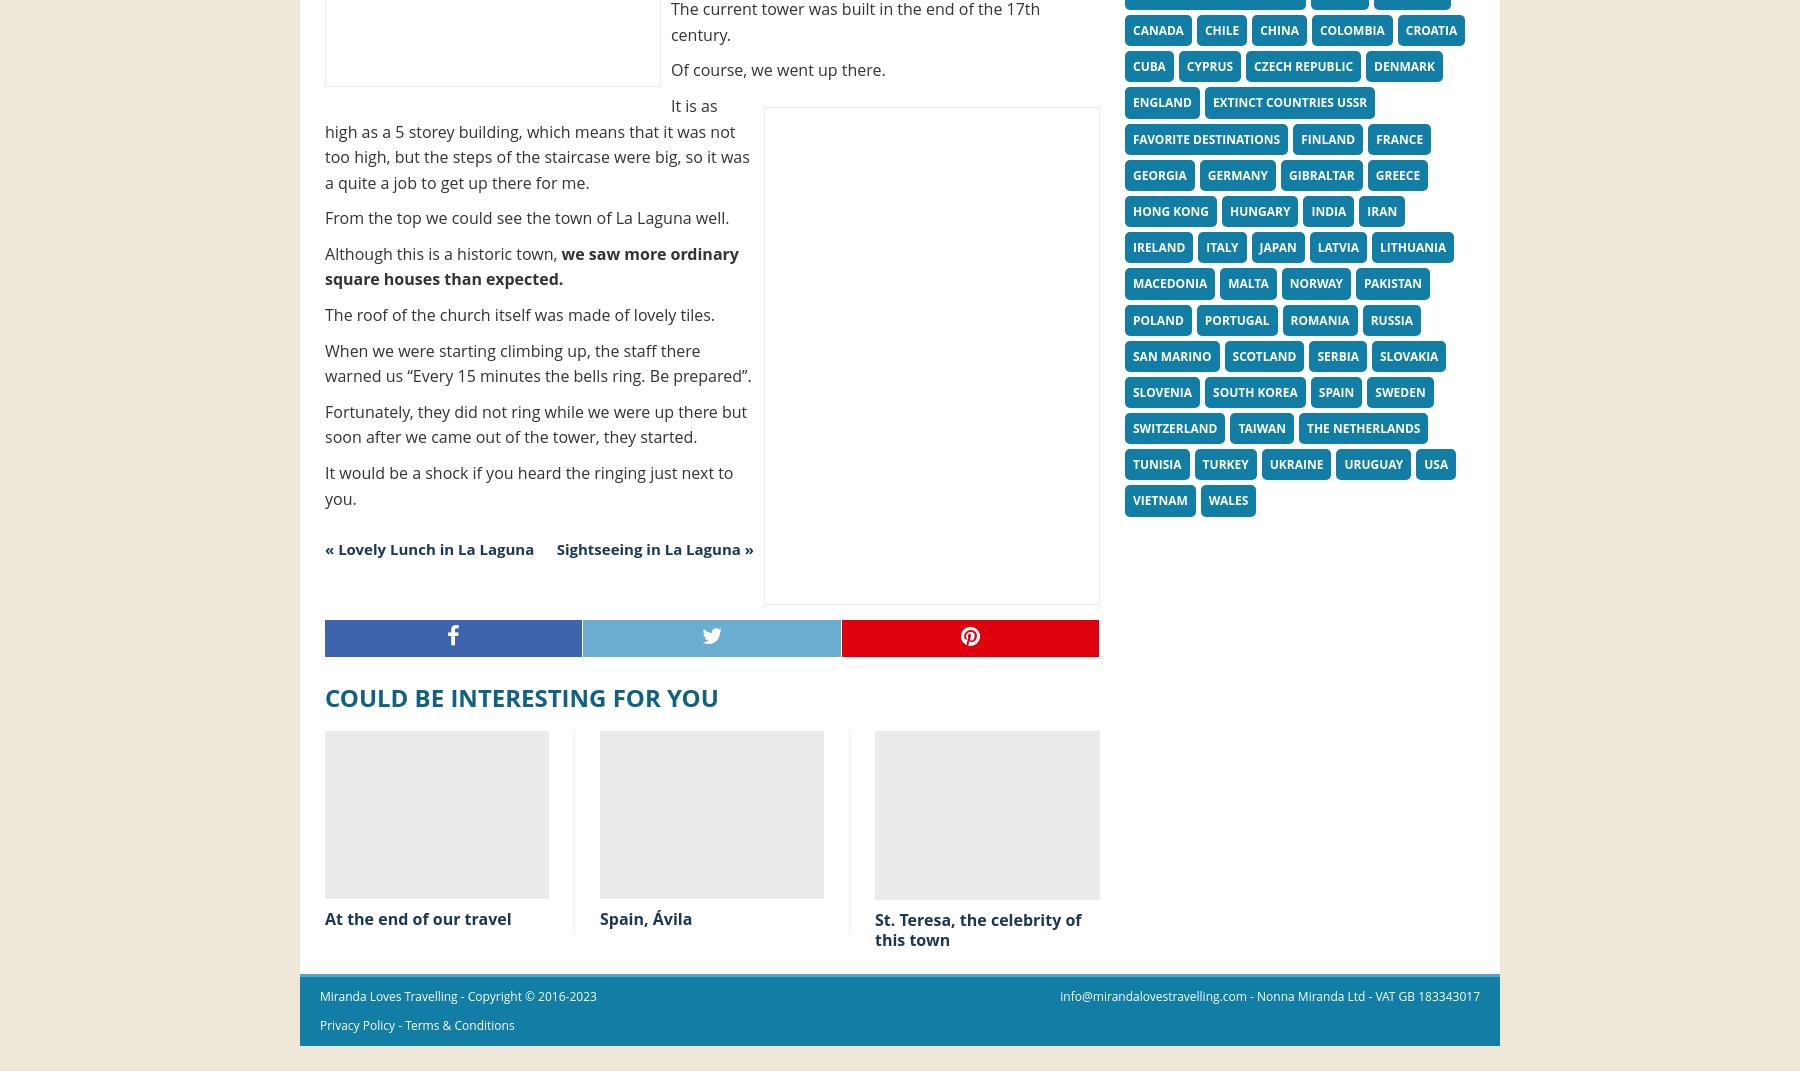 The image size is (1800, 1071). I want to click on 'Spain, Ávila', so click(599, 917).